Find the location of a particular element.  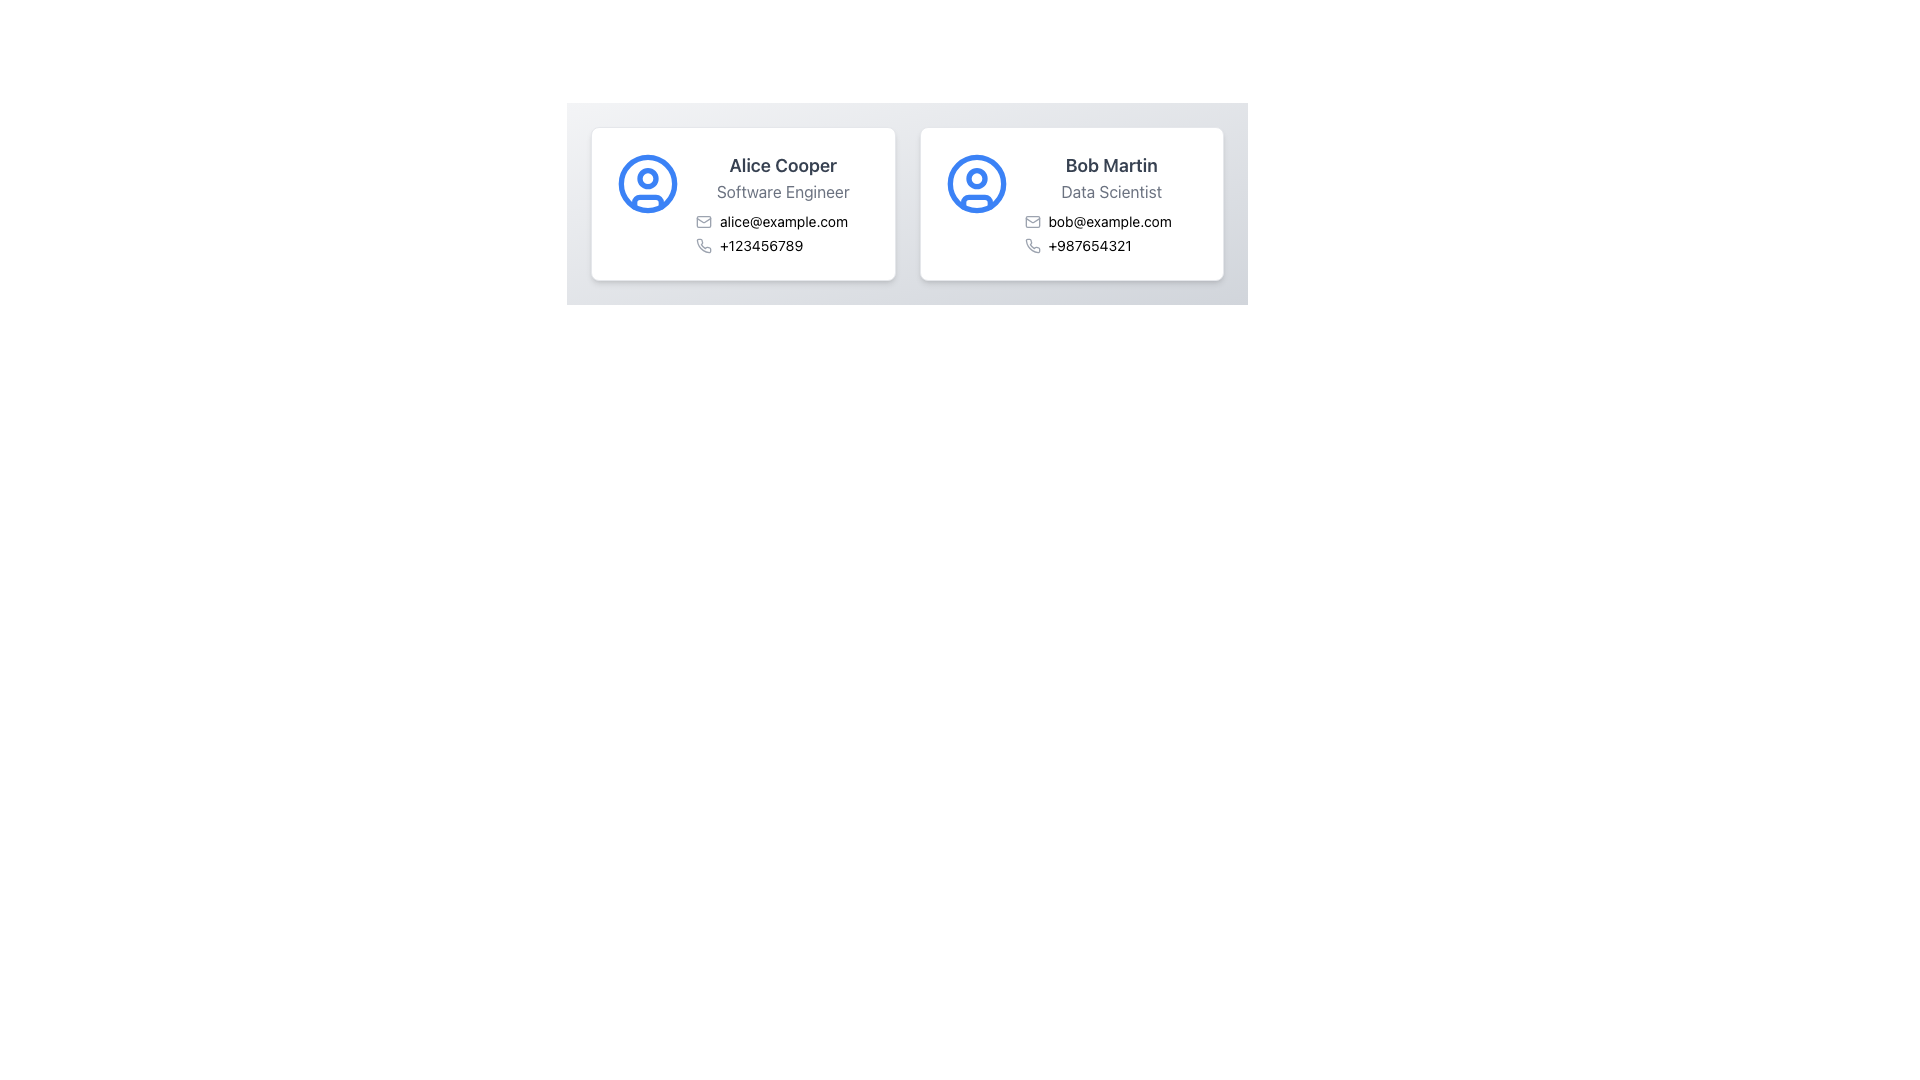

the small circular shape within the user profile icon, which represents the head in the circle-user symbol, located to the left of the user's name 'Alice Cooper' is located at coordinates (648, 176).